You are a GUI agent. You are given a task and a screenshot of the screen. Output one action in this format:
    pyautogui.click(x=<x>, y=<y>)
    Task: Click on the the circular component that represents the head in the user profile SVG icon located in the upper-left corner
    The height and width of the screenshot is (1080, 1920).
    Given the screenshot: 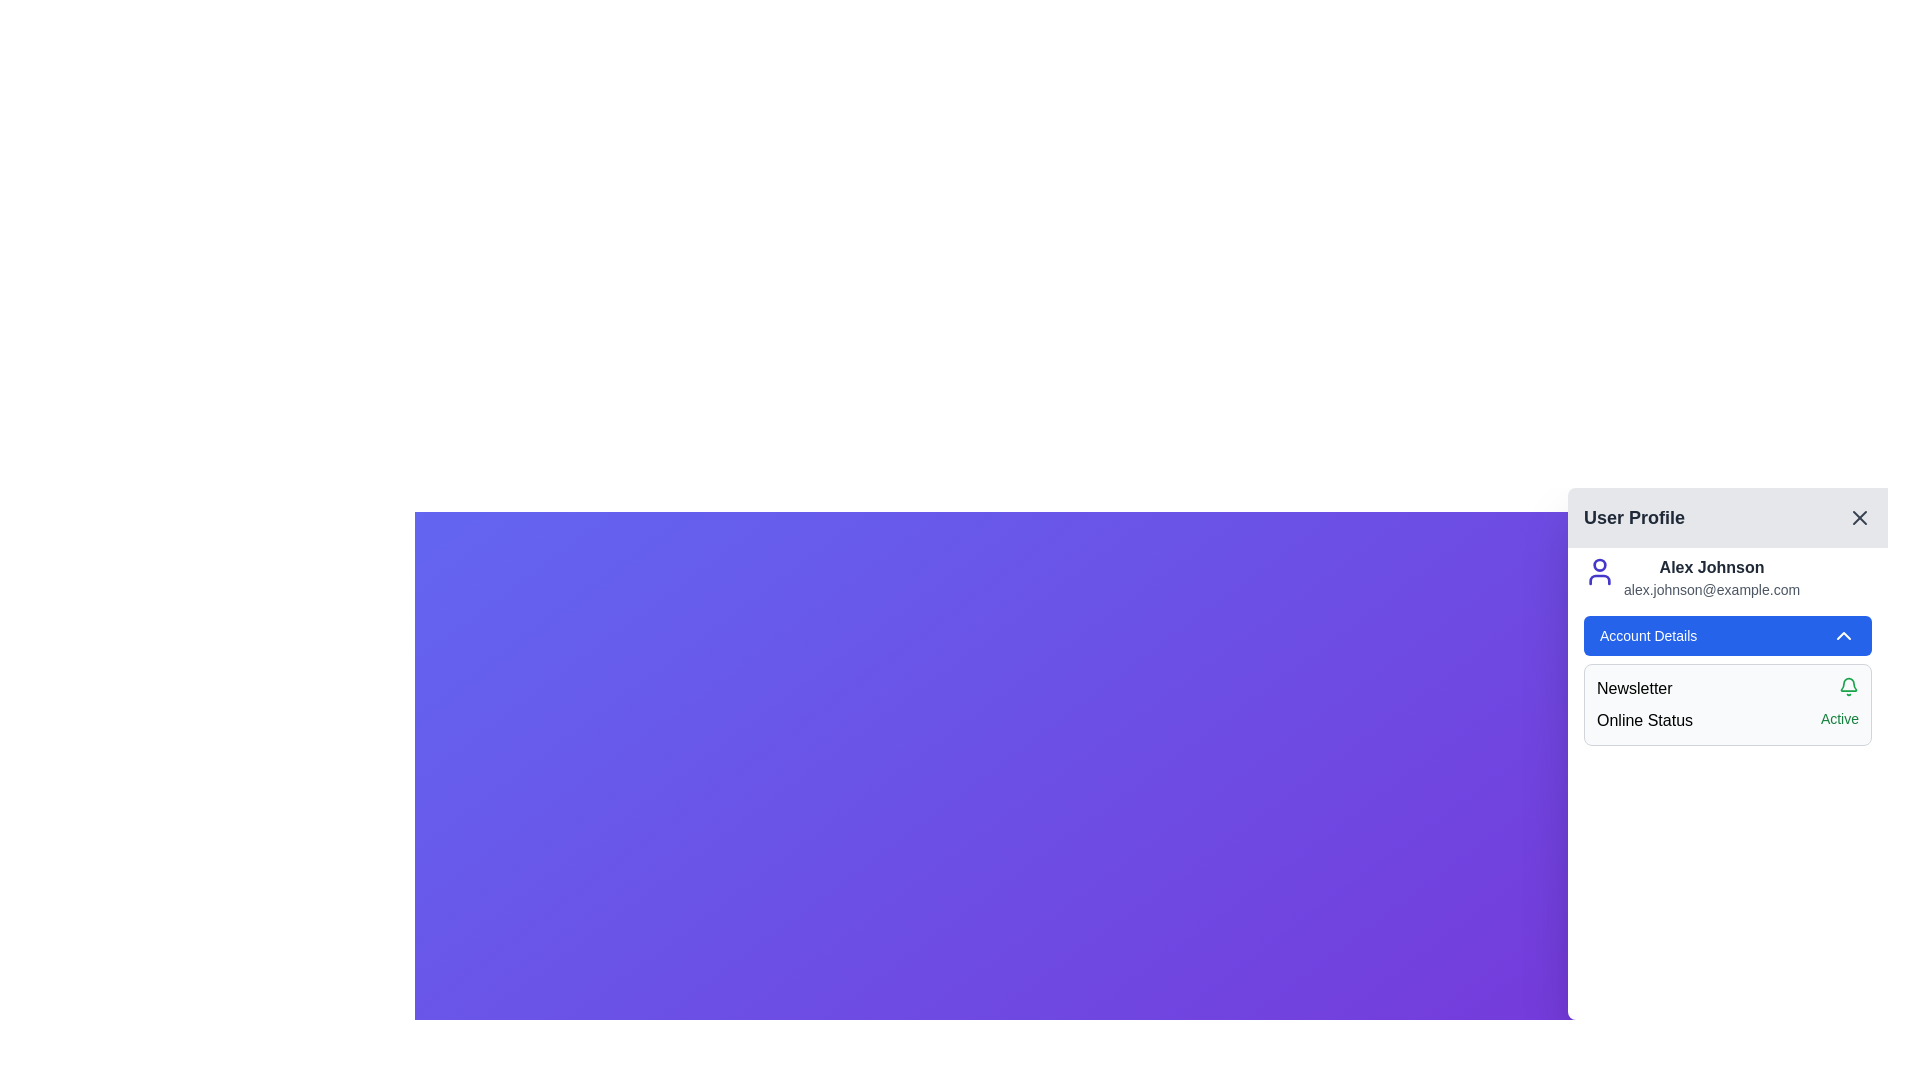 What is the action you would take?
    pyautogui.click(x=1598, y=564)
    